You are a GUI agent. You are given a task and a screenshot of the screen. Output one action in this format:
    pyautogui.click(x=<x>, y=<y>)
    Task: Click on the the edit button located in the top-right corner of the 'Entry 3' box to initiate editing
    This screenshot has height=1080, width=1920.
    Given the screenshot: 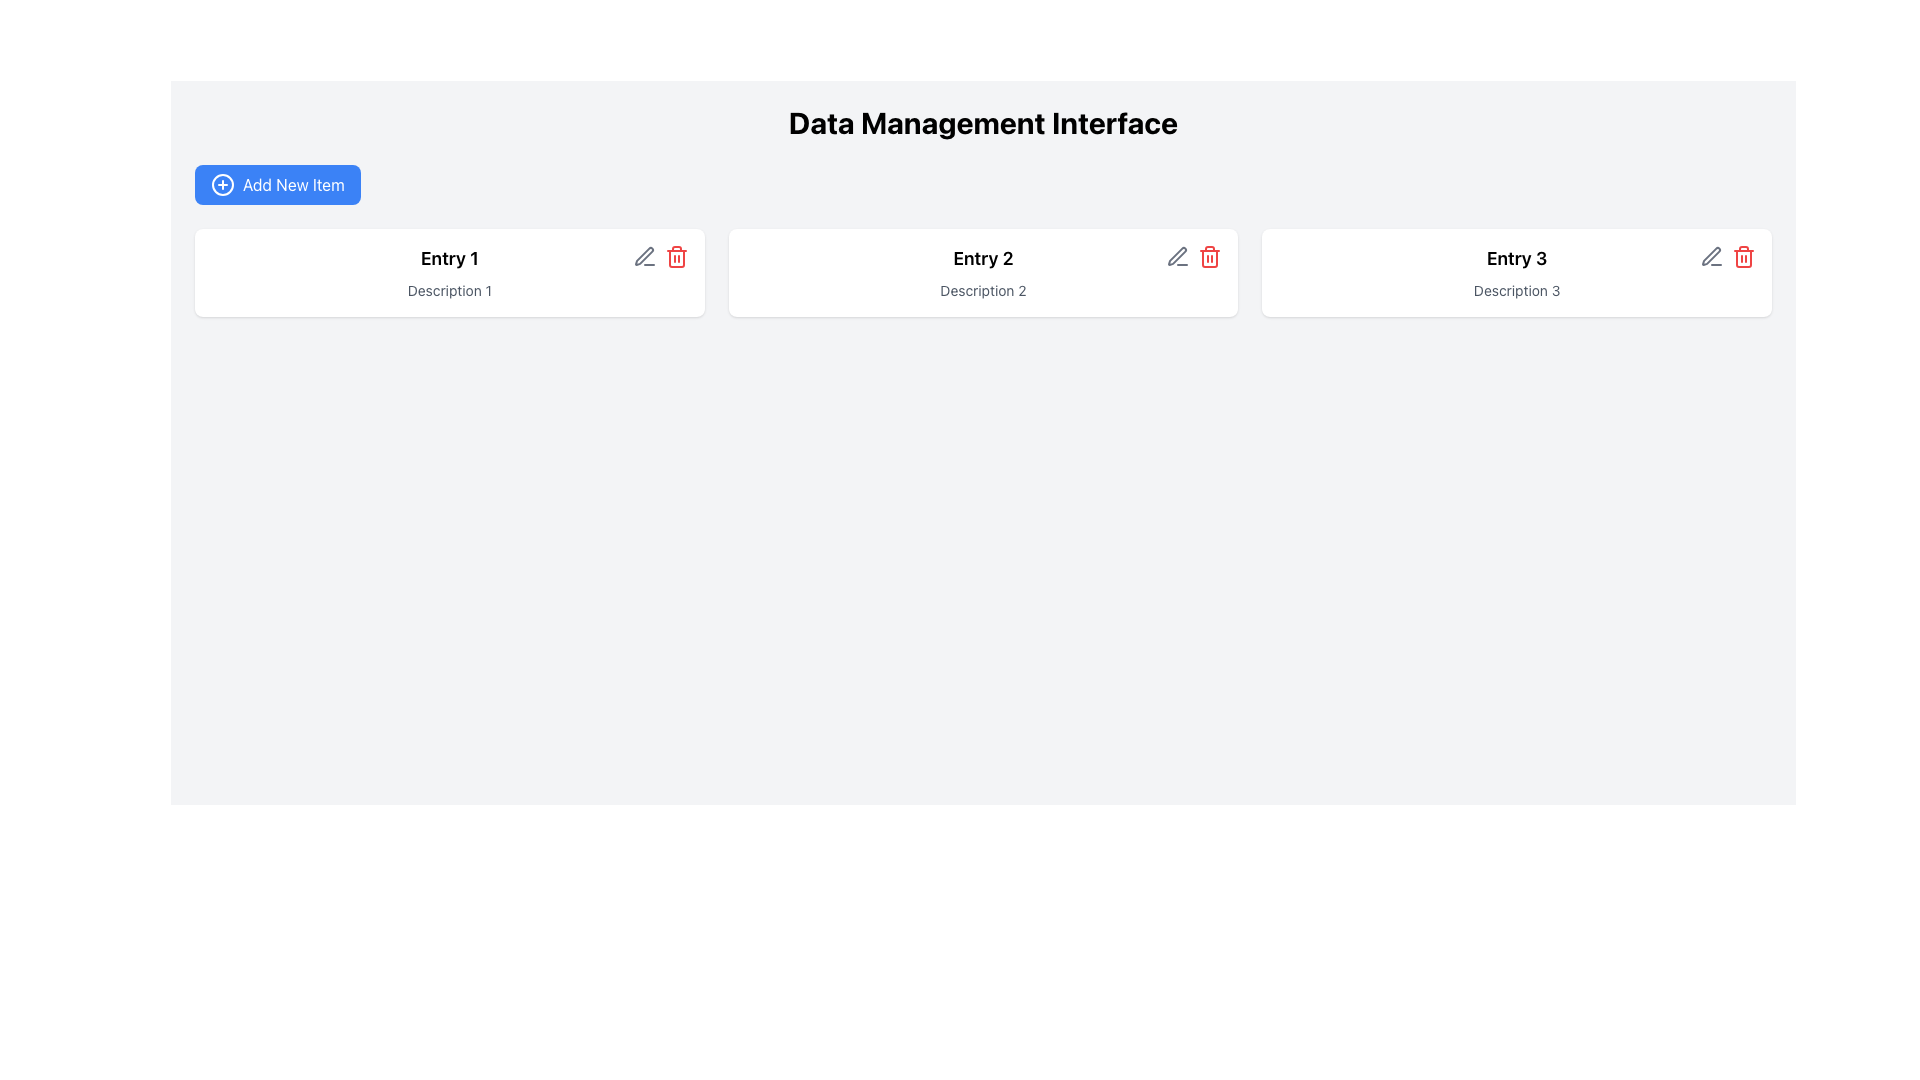 What is the action you would take?
    pyautogui.click(x=1711, y=256)
    